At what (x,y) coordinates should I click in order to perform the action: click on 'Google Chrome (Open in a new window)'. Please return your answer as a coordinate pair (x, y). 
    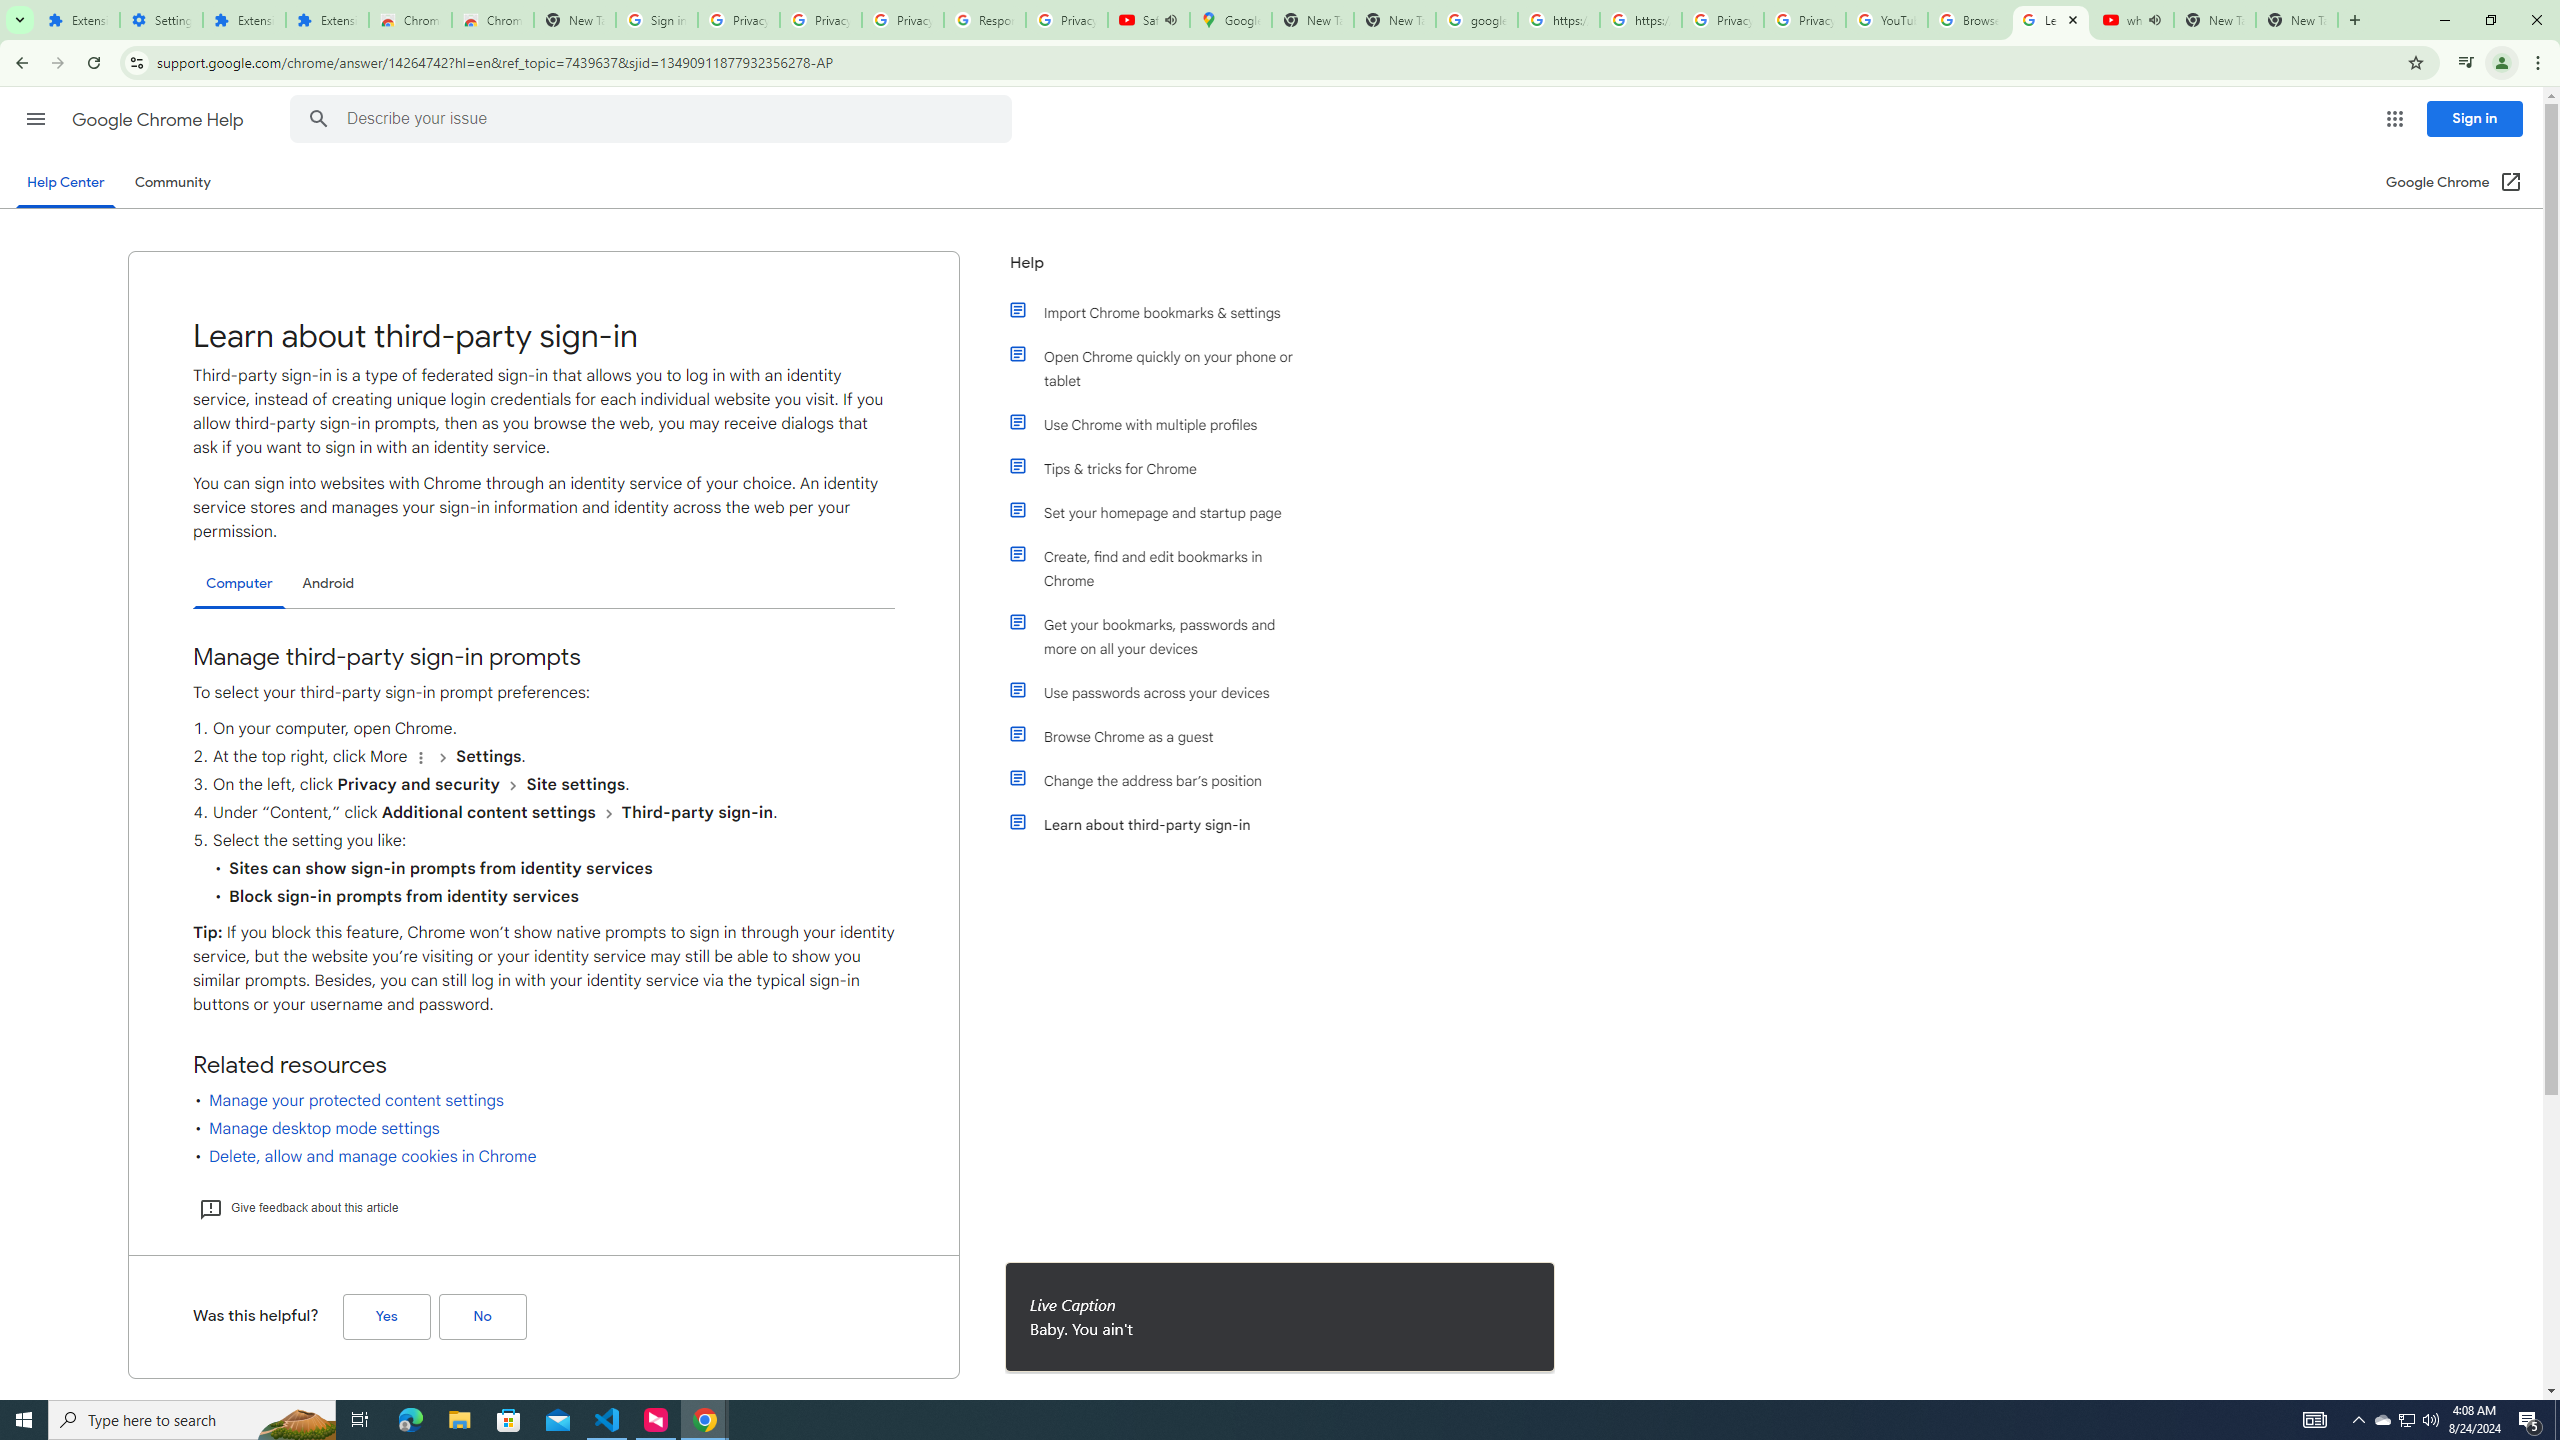
    Looking at the image, I should click on (2454, 181).